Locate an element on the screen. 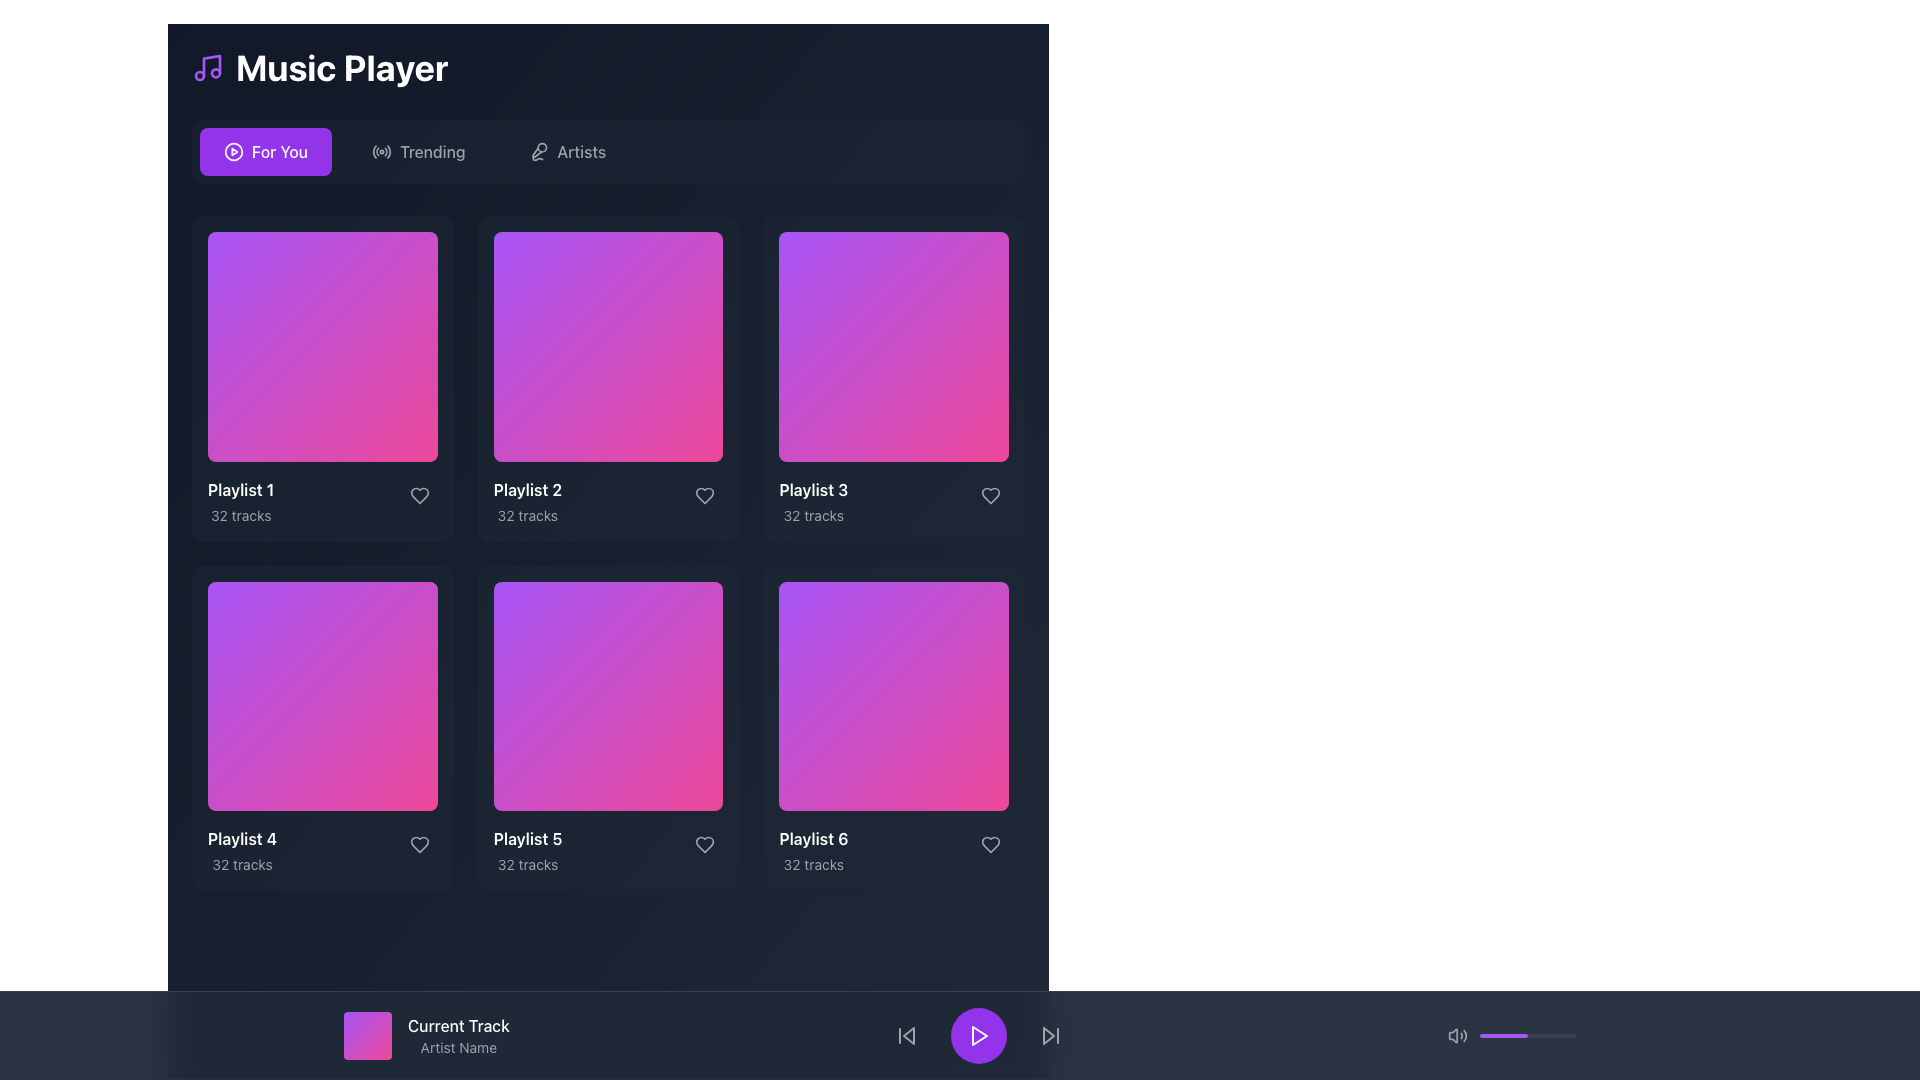  the second tile in the top row of the playlist grid, which has a gradient background transitioning from purple to pink is located at coordinates (607, 345).